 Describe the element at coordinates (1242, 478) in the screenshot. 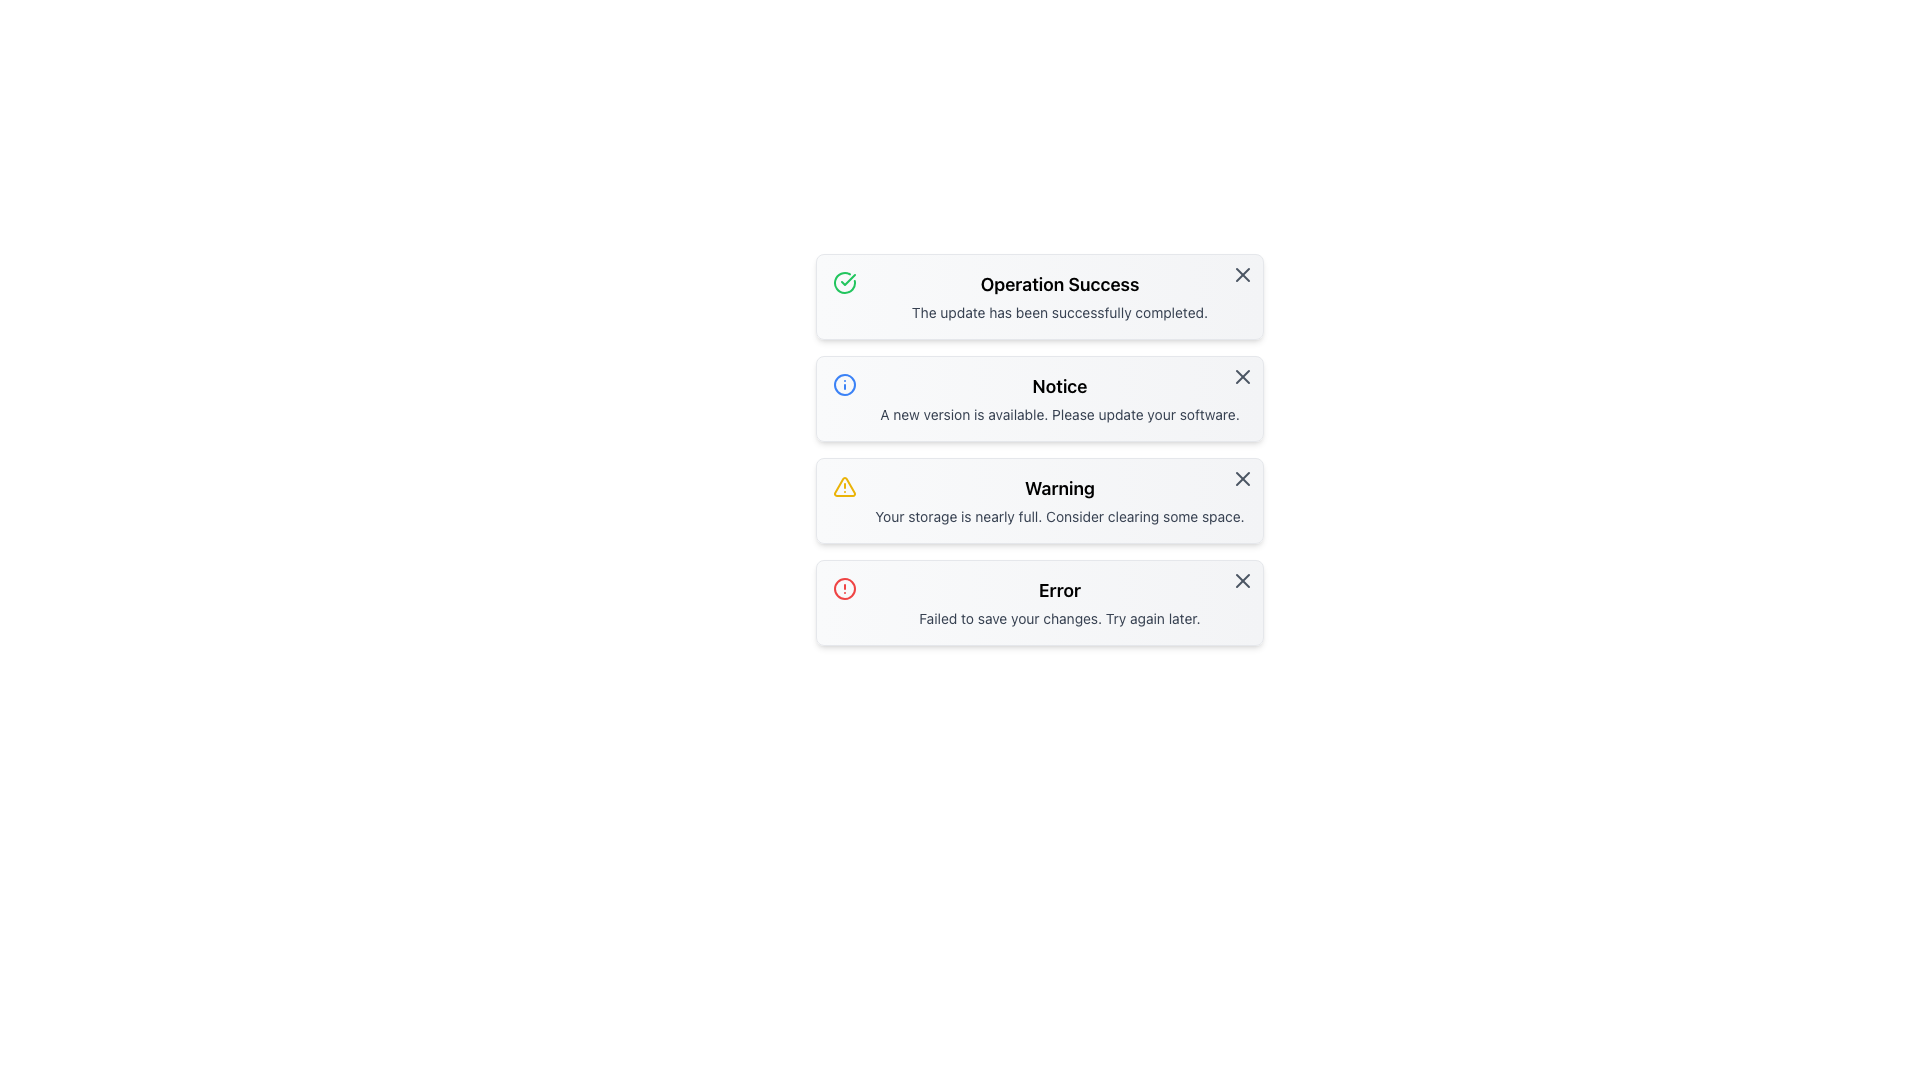

I see `the diagonal line of the cross icon, which serves as the close button for the 'Warning' notification` at that location.